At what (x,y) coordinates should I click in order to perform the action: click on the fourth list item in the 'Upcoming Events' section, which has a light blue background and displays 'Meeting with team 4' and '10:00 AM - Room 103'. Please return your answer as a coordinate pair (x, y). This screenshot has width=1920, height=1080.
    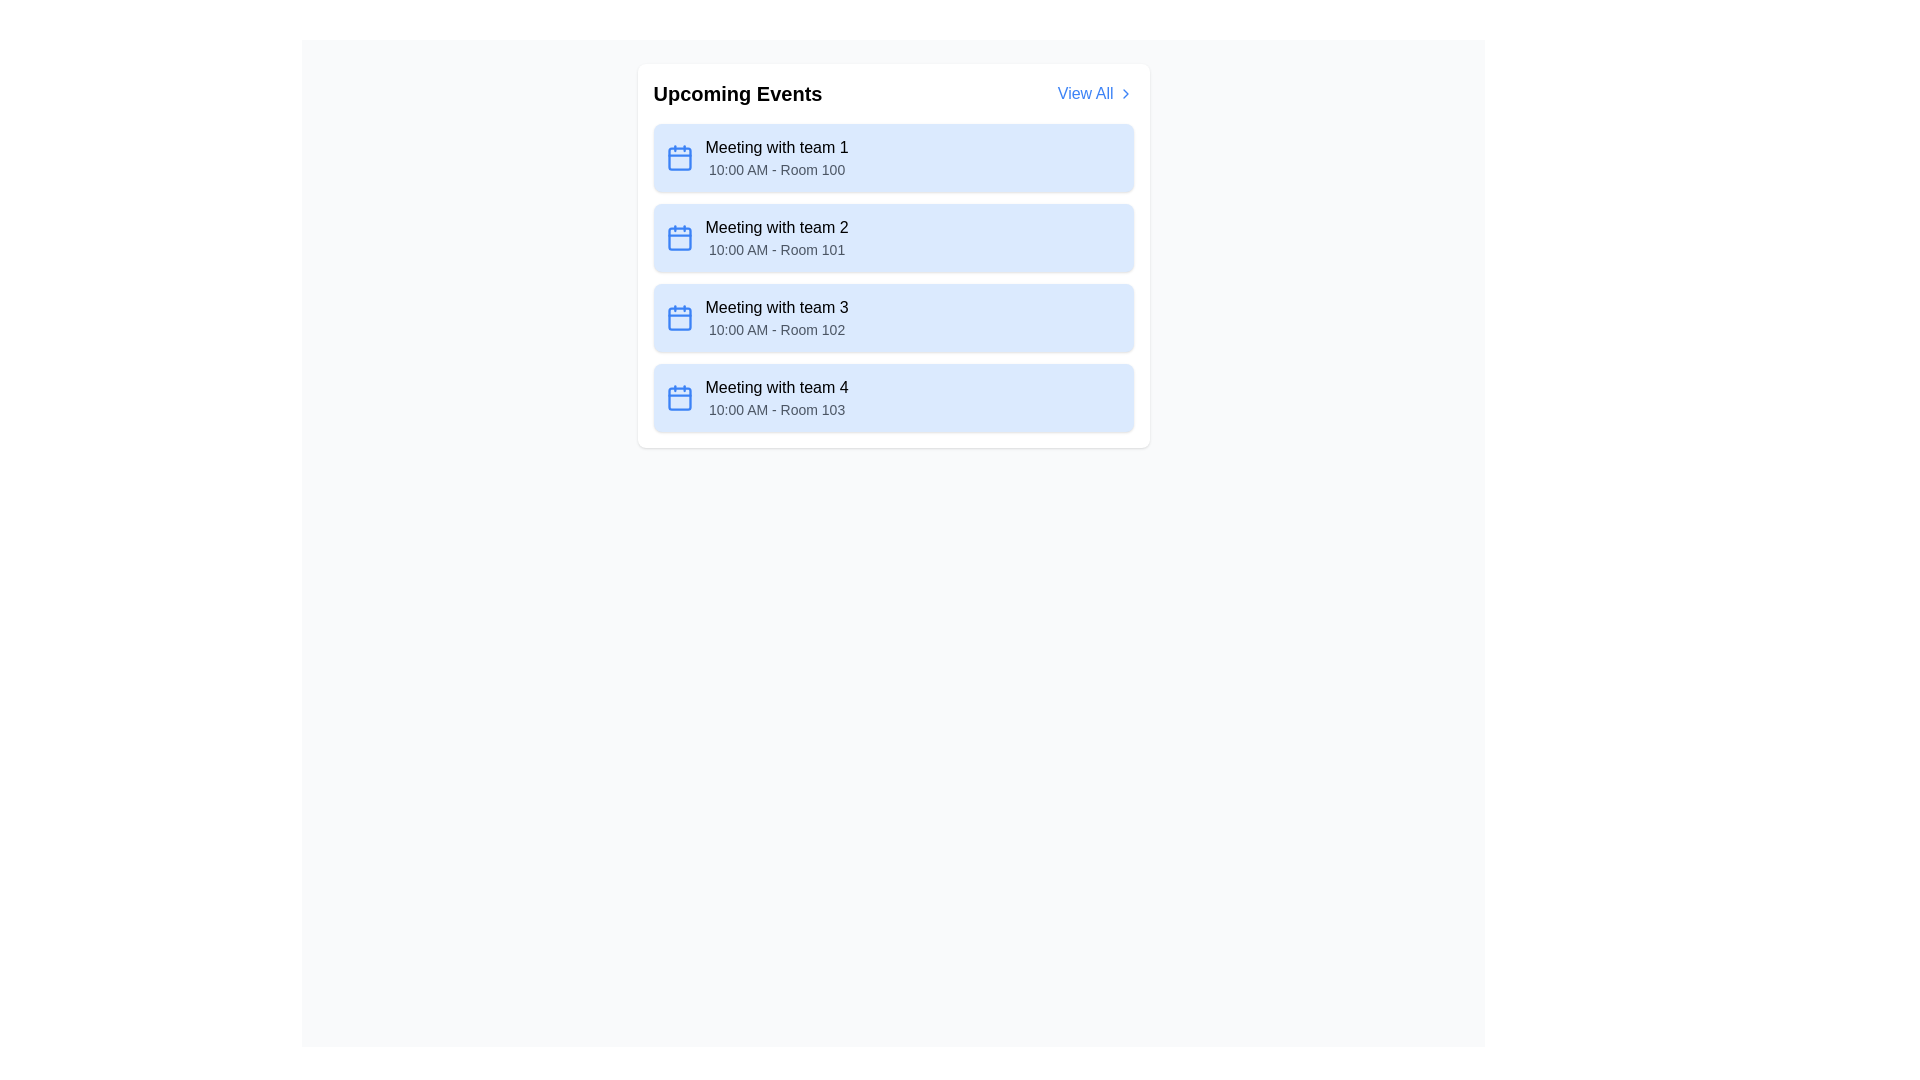
    Looking at the image, I should click on (892, 397).